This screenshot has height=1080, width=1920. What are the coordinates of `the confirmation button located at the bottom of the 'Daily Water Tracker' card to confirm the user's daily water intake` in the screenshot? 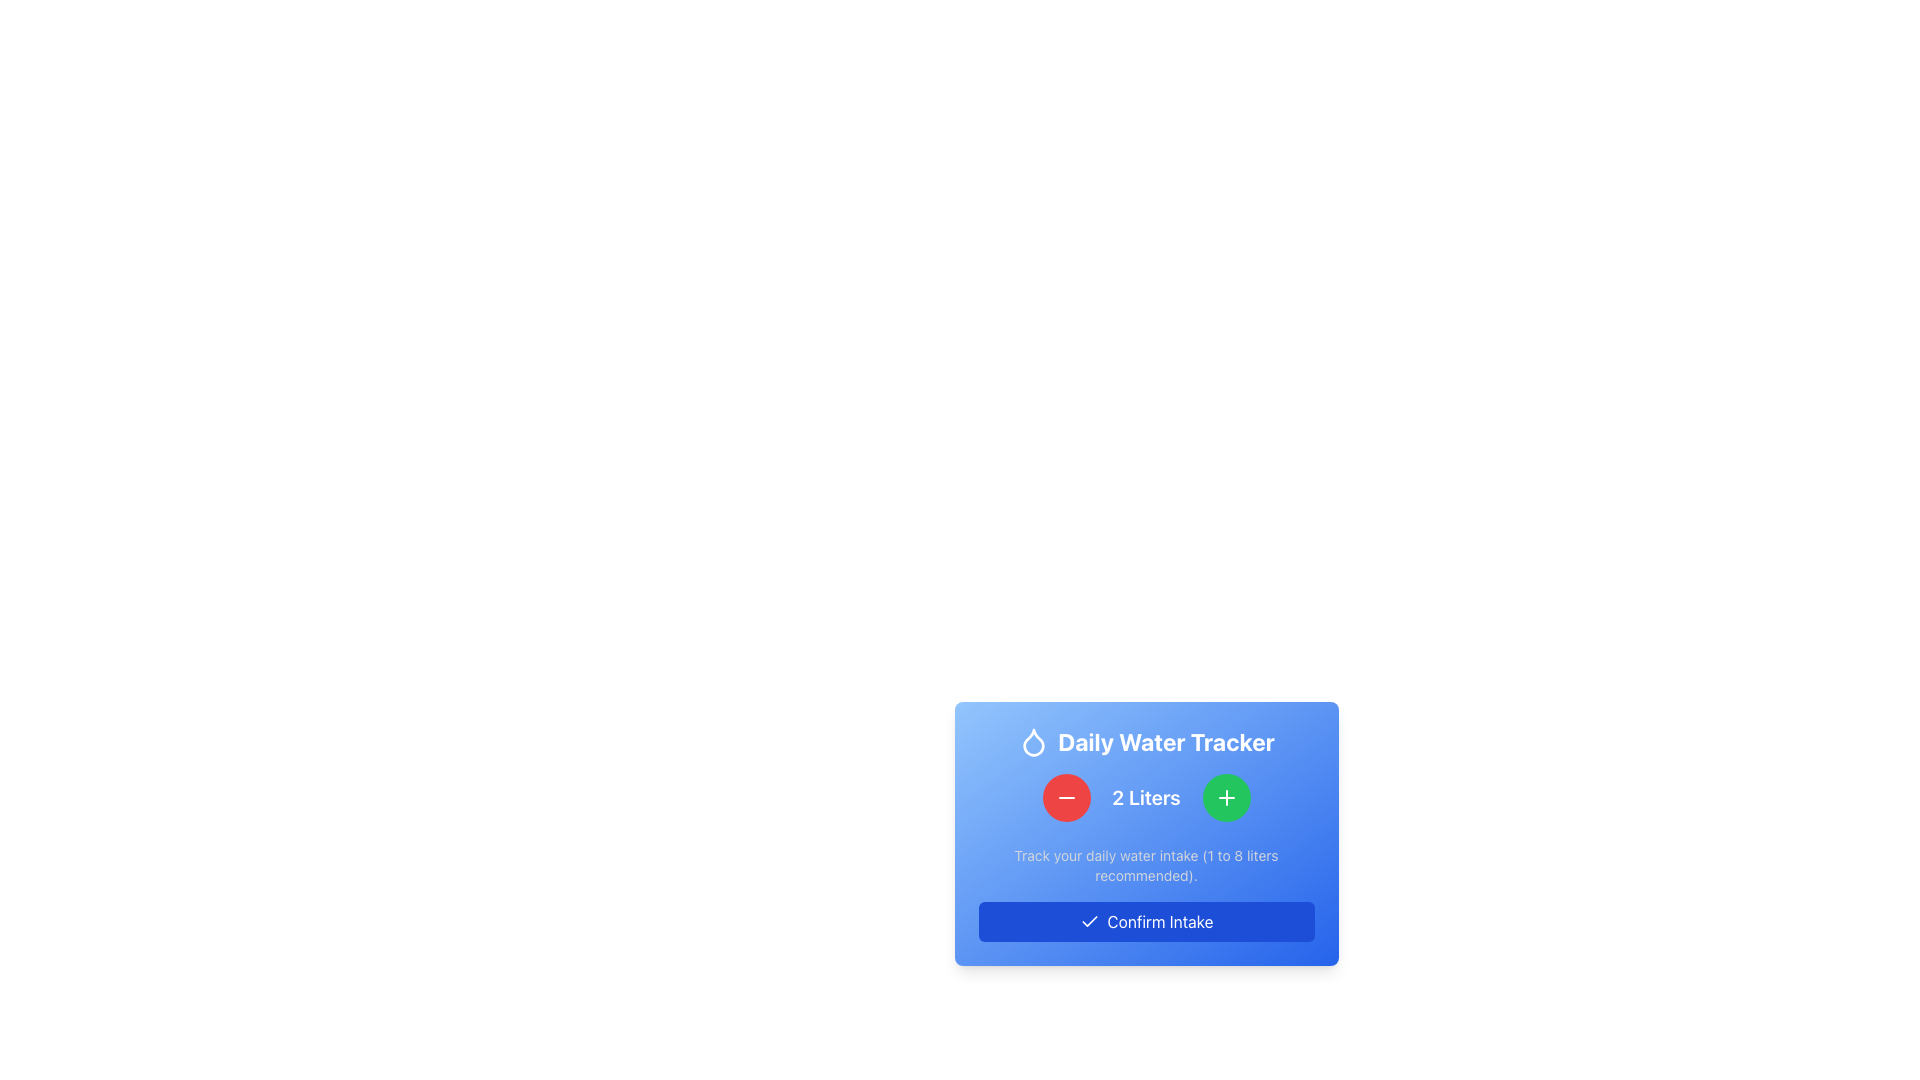 It's located at (1146, 921).